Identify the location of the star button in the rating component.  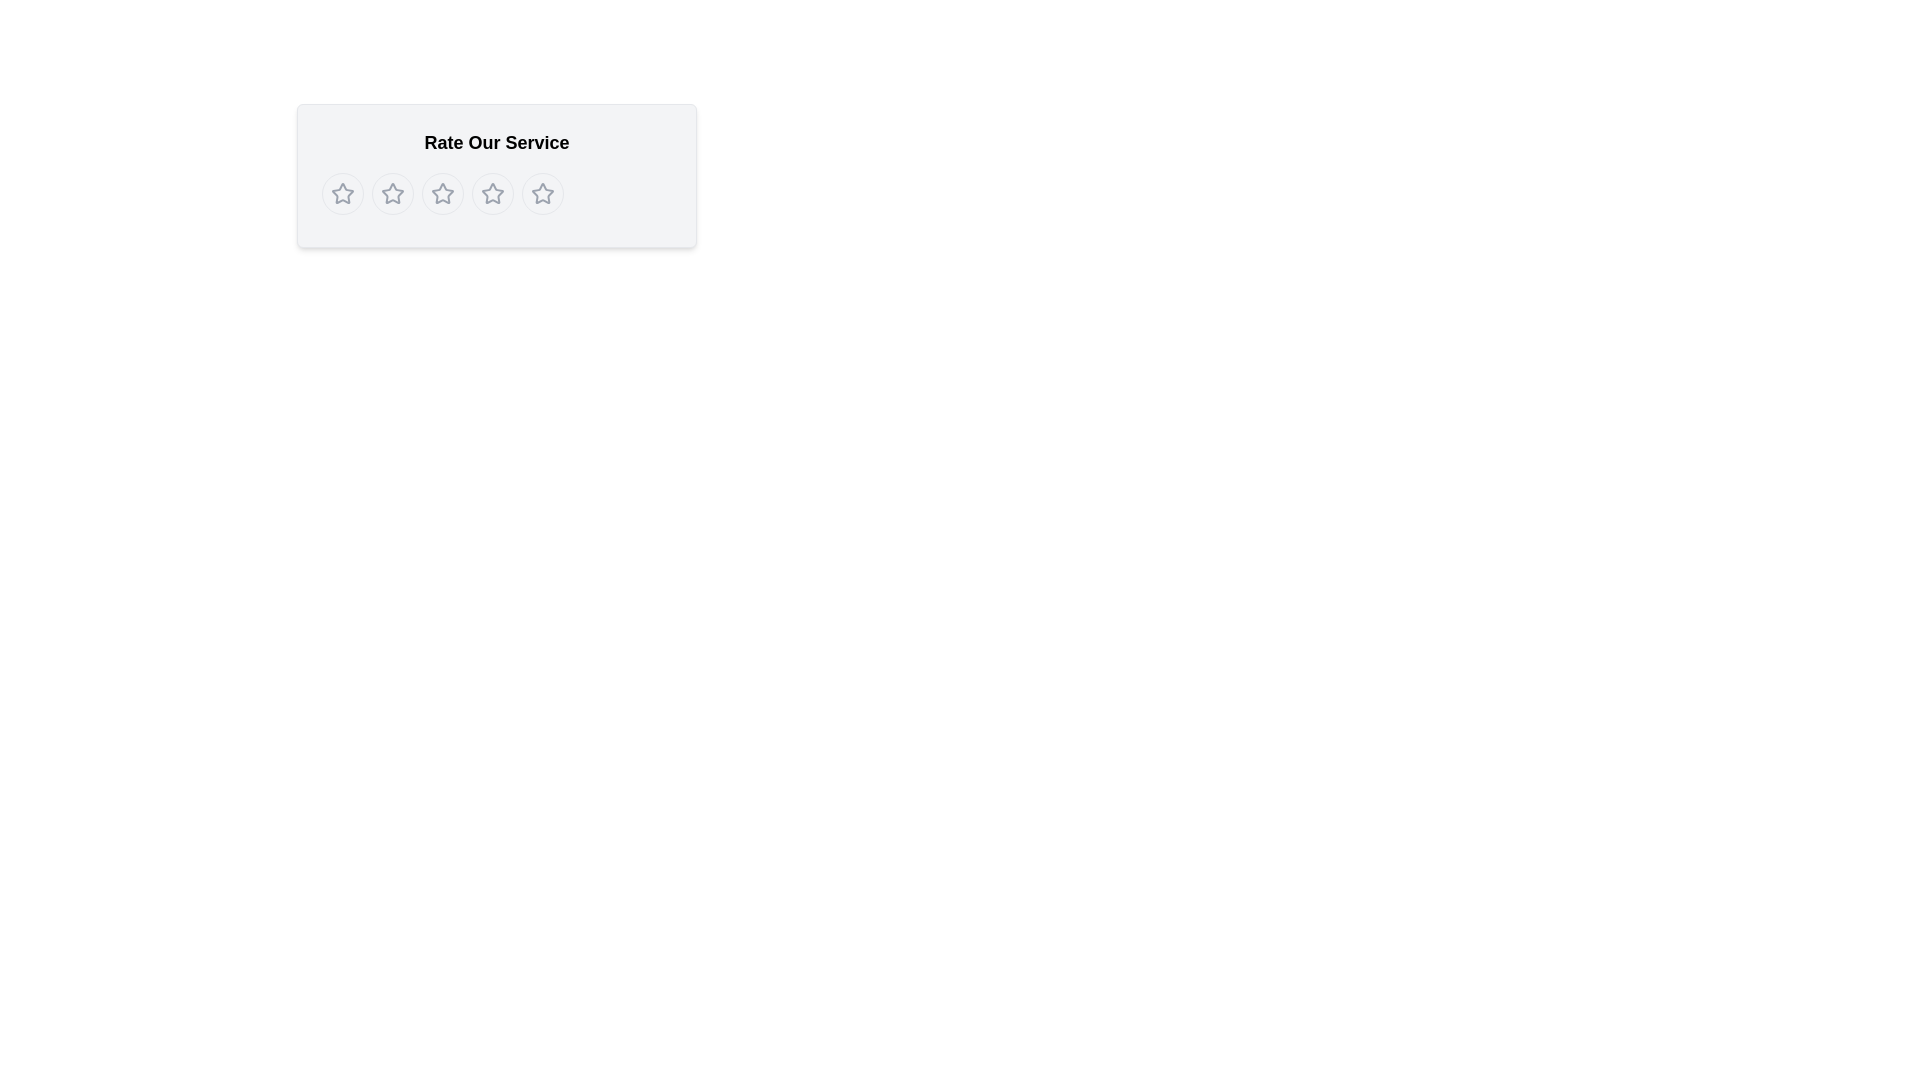
(497, 175).